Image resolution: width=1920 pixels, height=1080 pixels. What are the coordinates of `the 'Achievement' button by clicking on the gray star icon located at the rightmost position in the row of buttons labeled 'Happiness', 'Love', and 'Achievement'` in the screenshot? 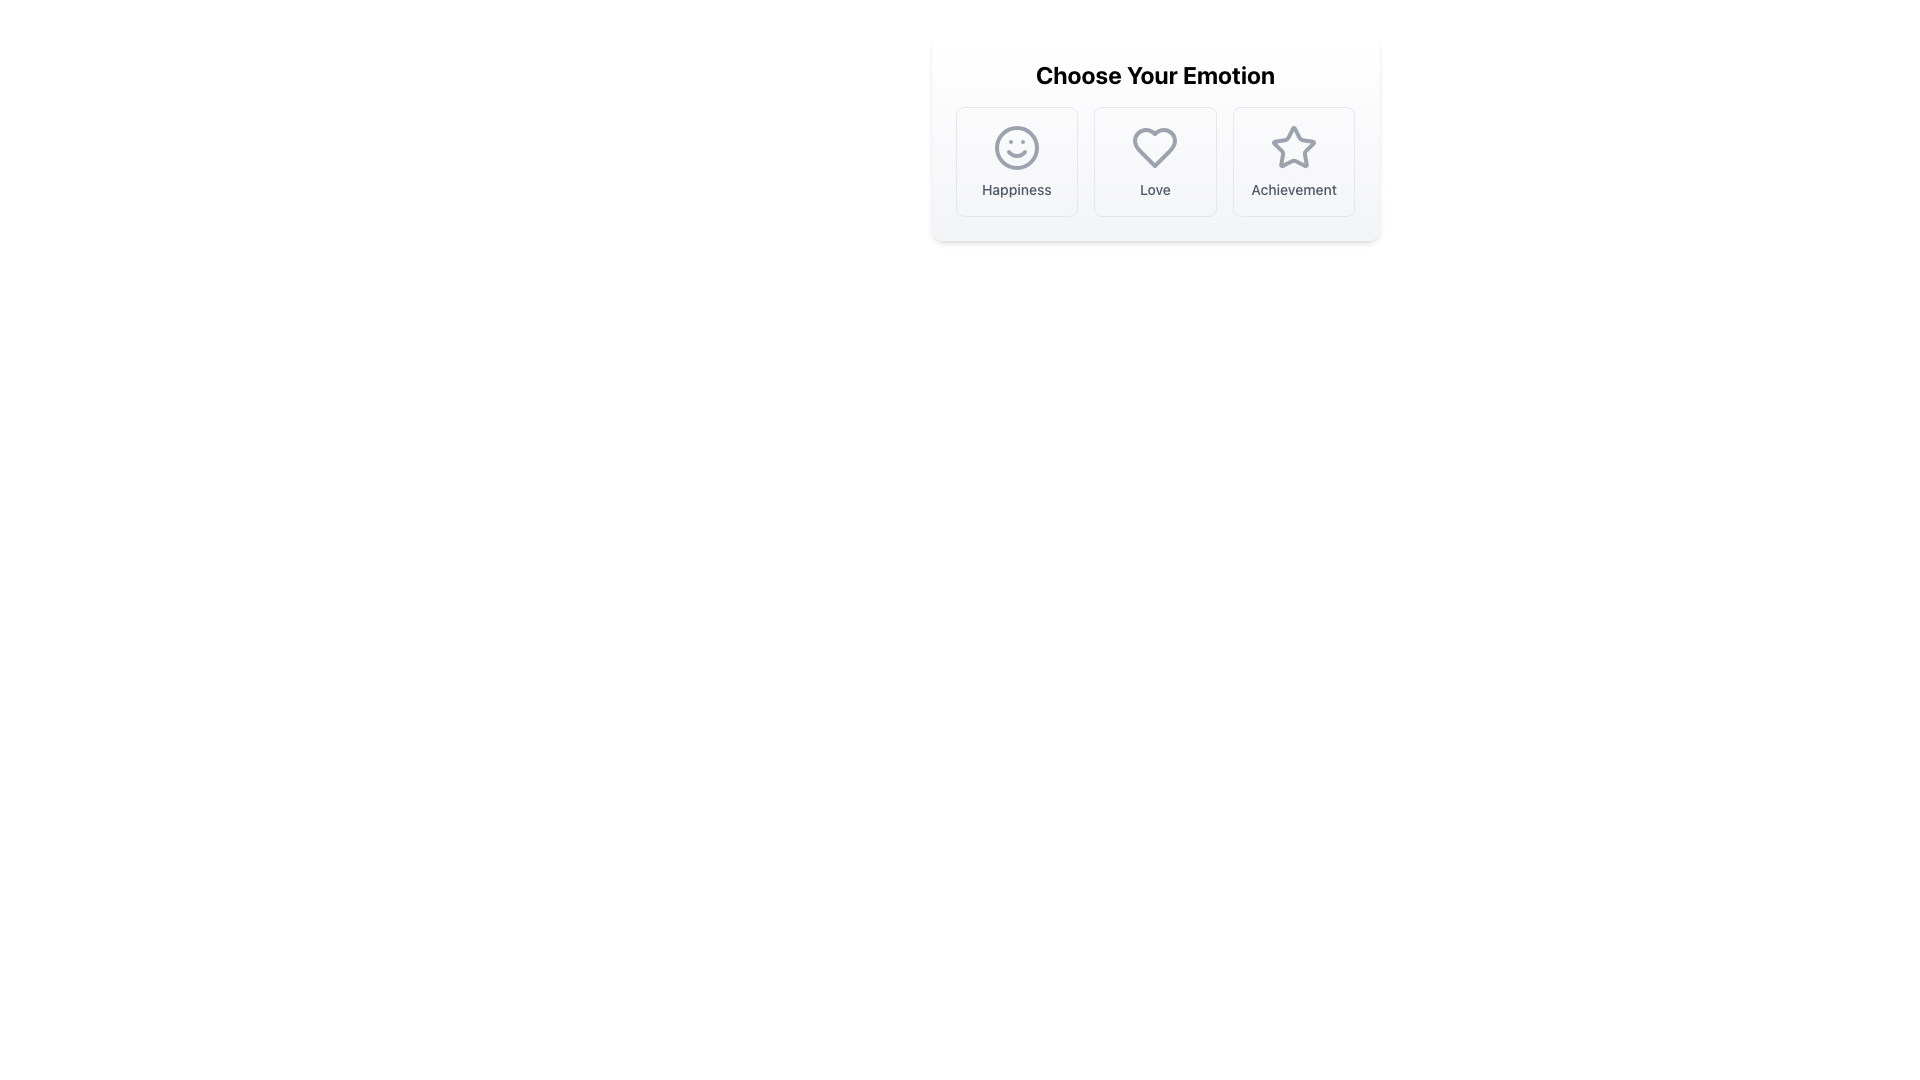 It's located at (1294, 145).